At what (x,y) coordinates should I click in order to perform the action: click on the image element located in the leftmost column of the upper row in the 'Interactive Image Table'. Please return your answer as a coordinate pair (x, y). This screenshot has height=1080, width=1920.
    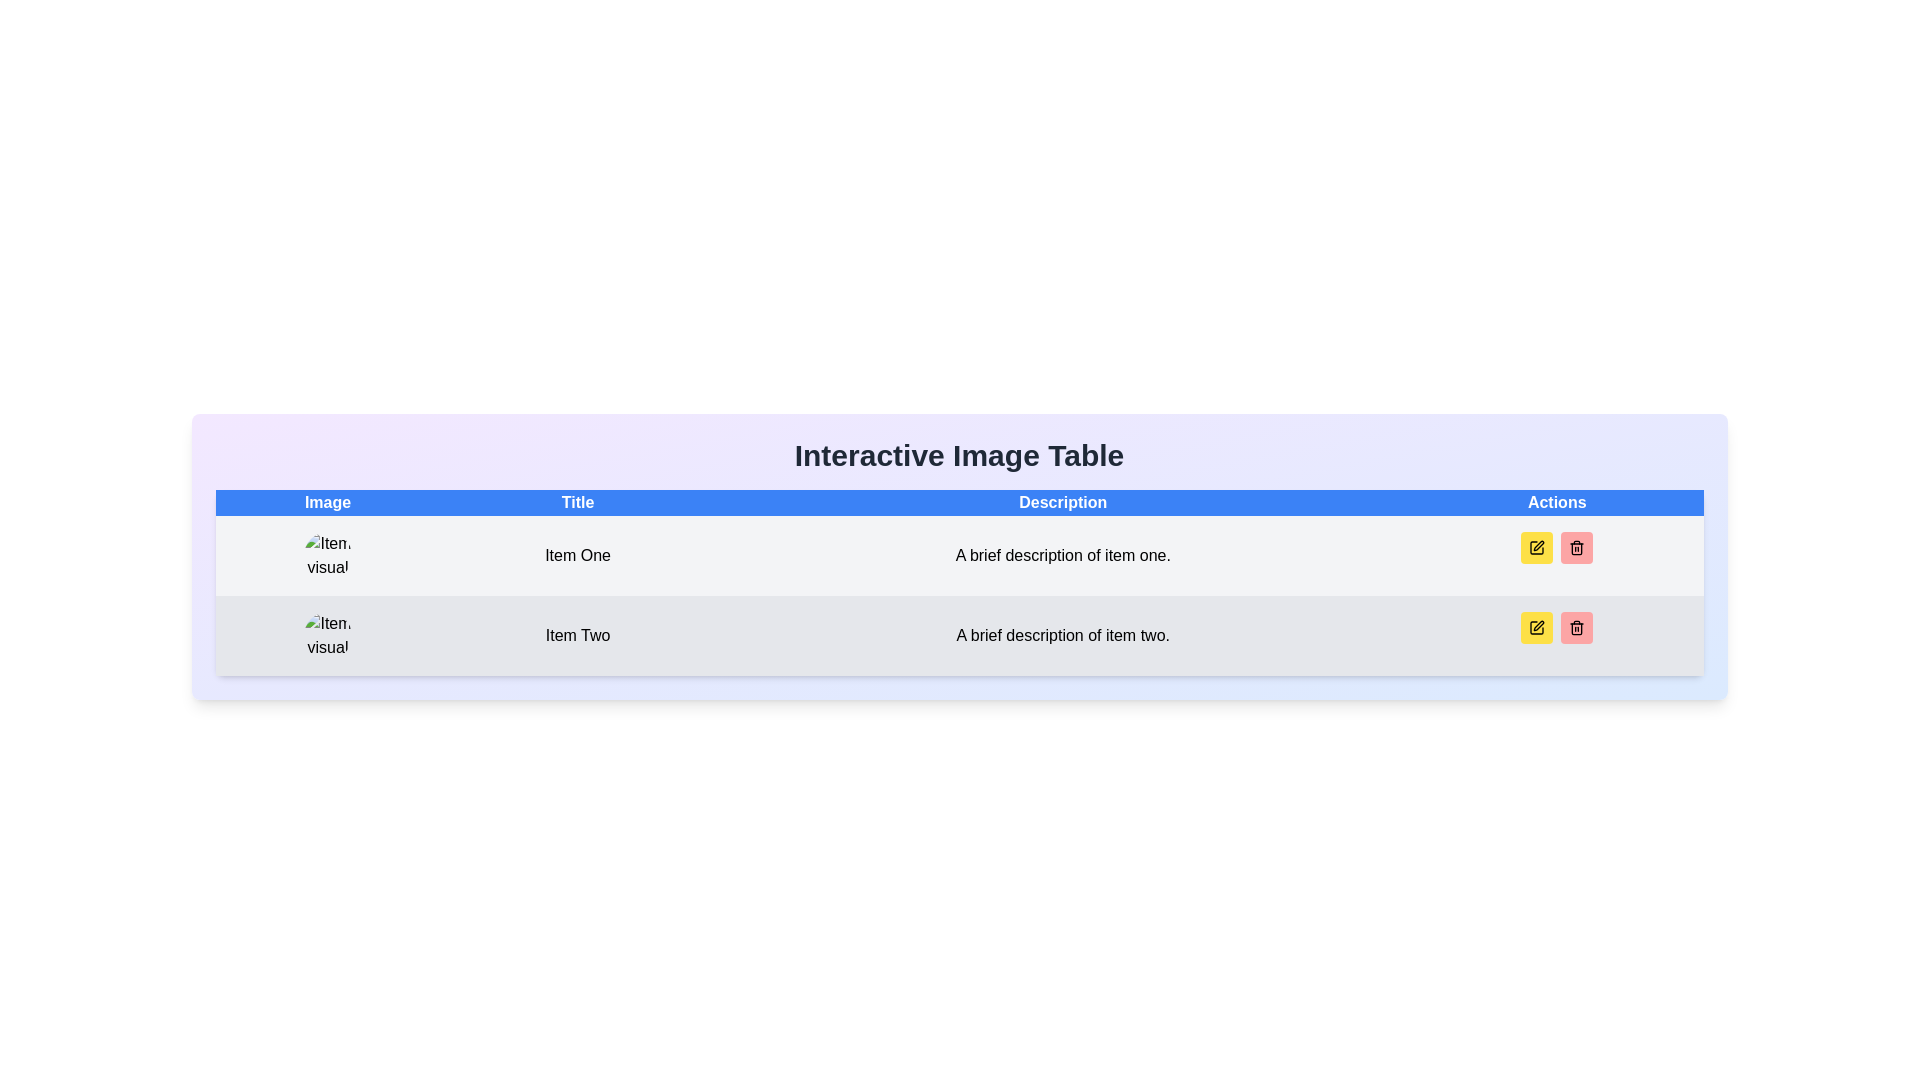
    Looking at the image, I should click on (327, 555).